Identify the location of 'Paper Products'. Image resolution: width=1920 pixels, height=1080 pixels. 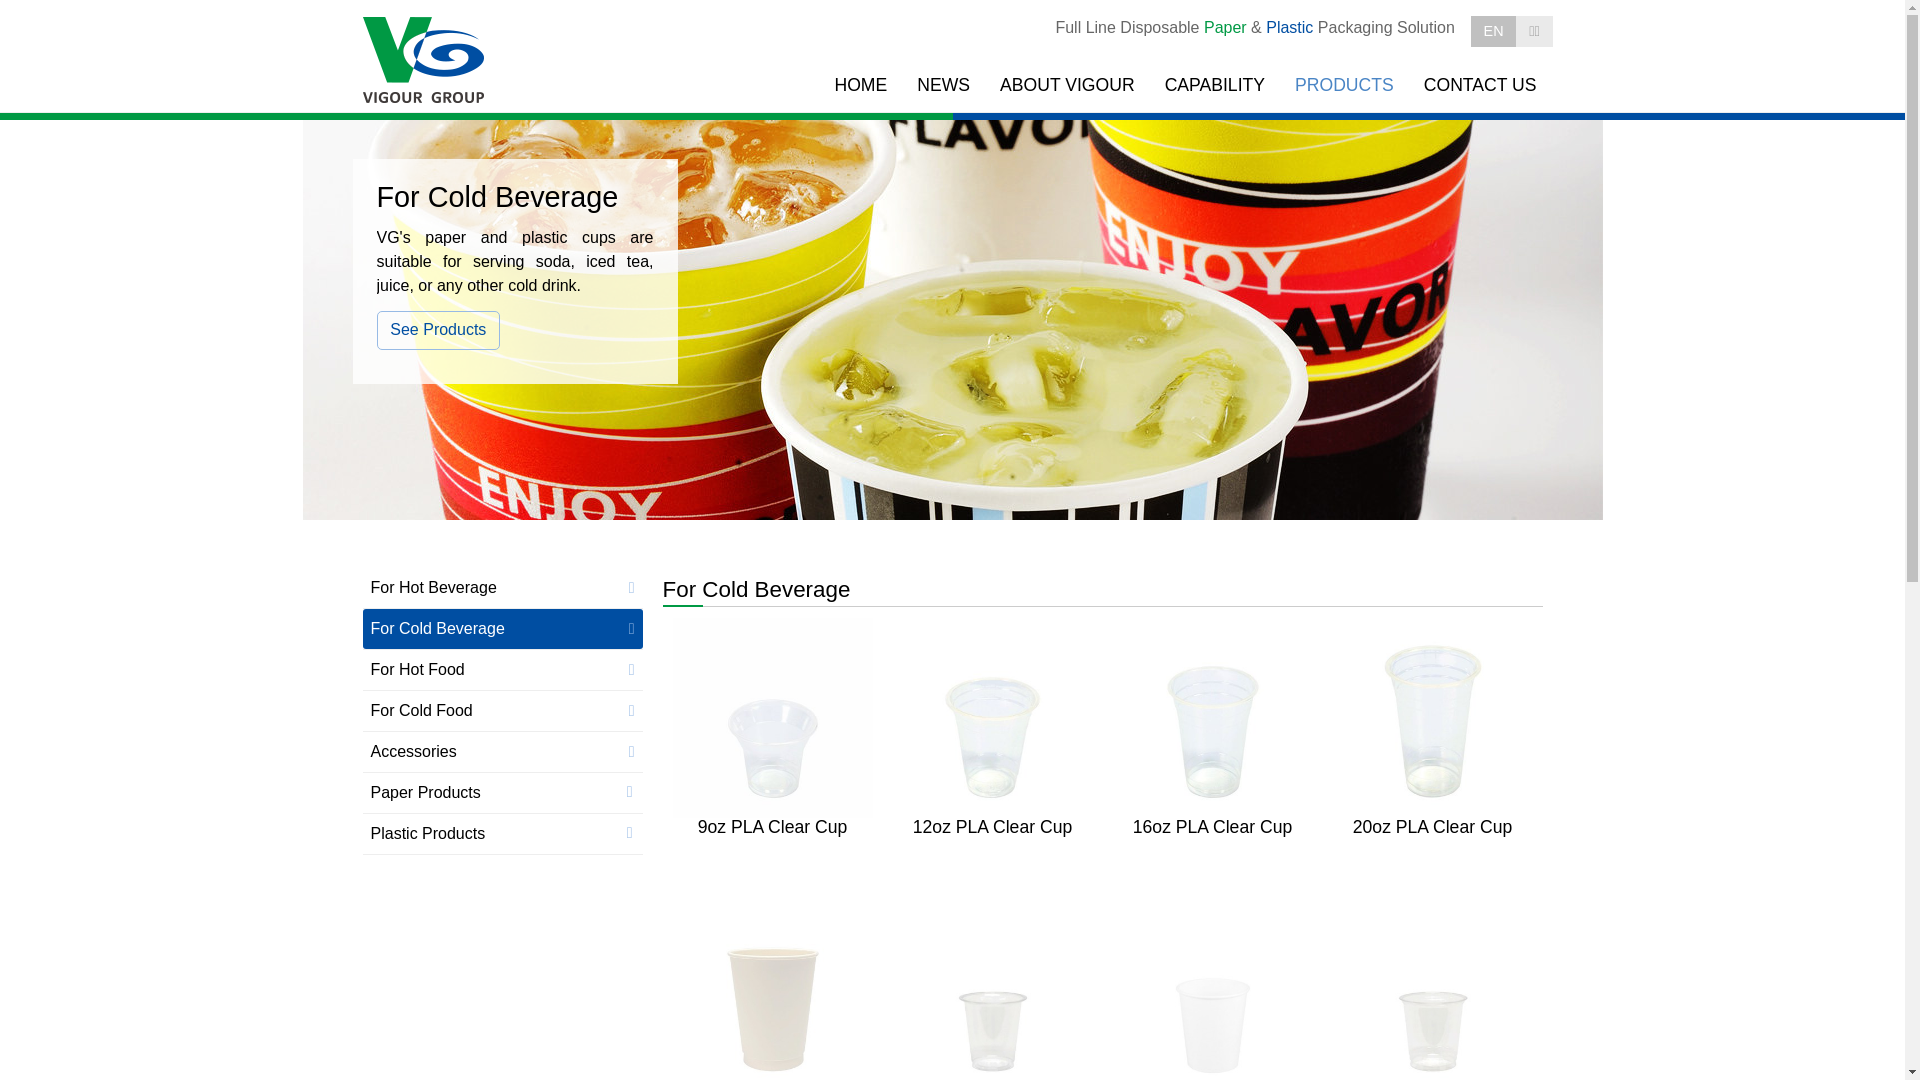
(361, 792).